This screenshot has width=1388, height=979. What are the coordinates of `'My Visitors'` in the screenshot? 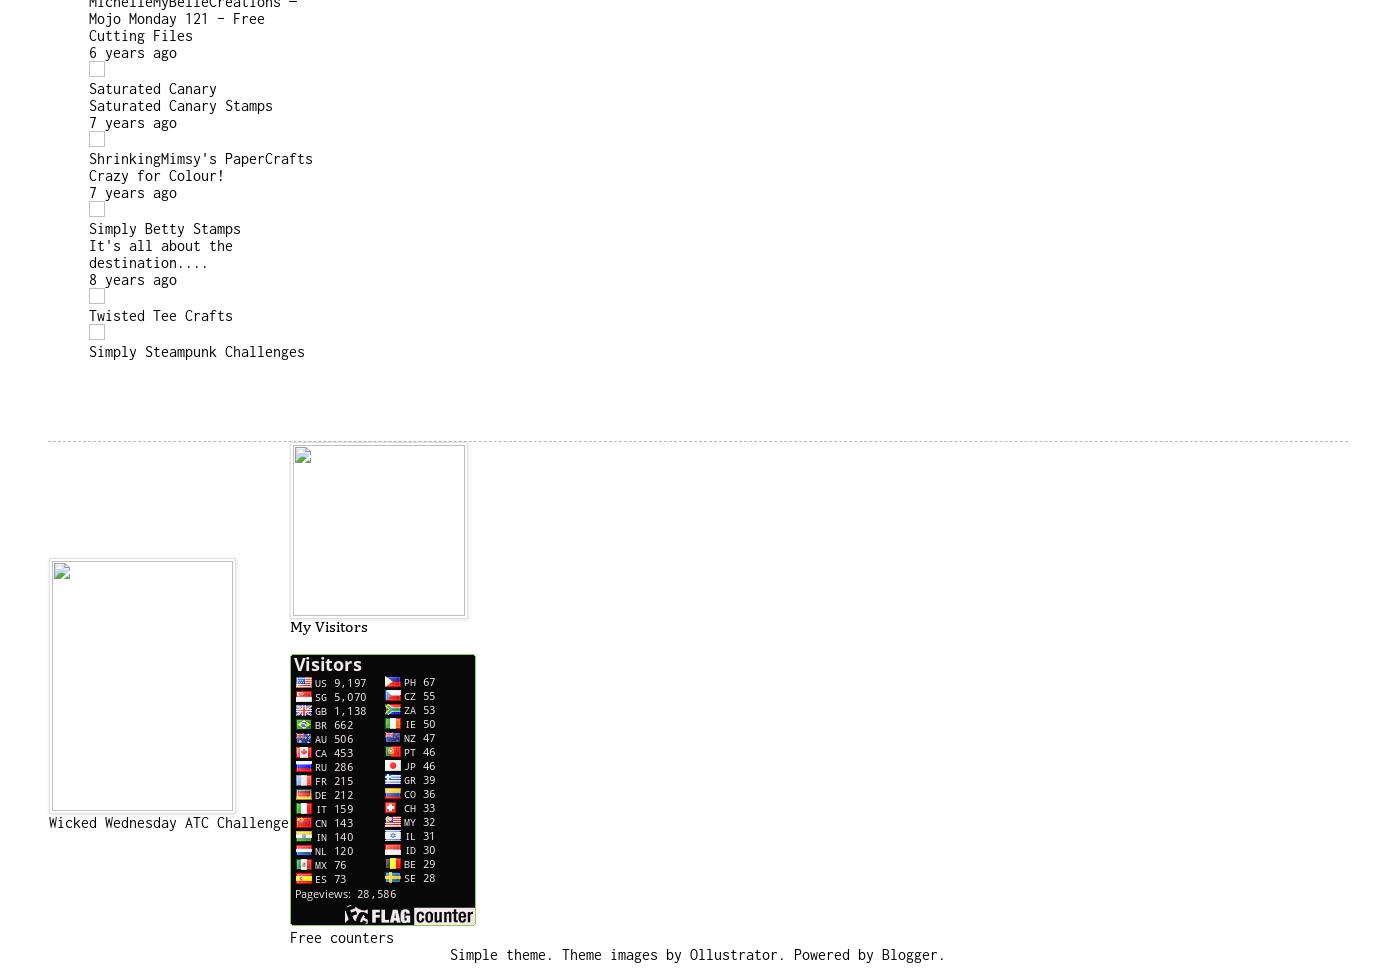 It's located at (327, 627).